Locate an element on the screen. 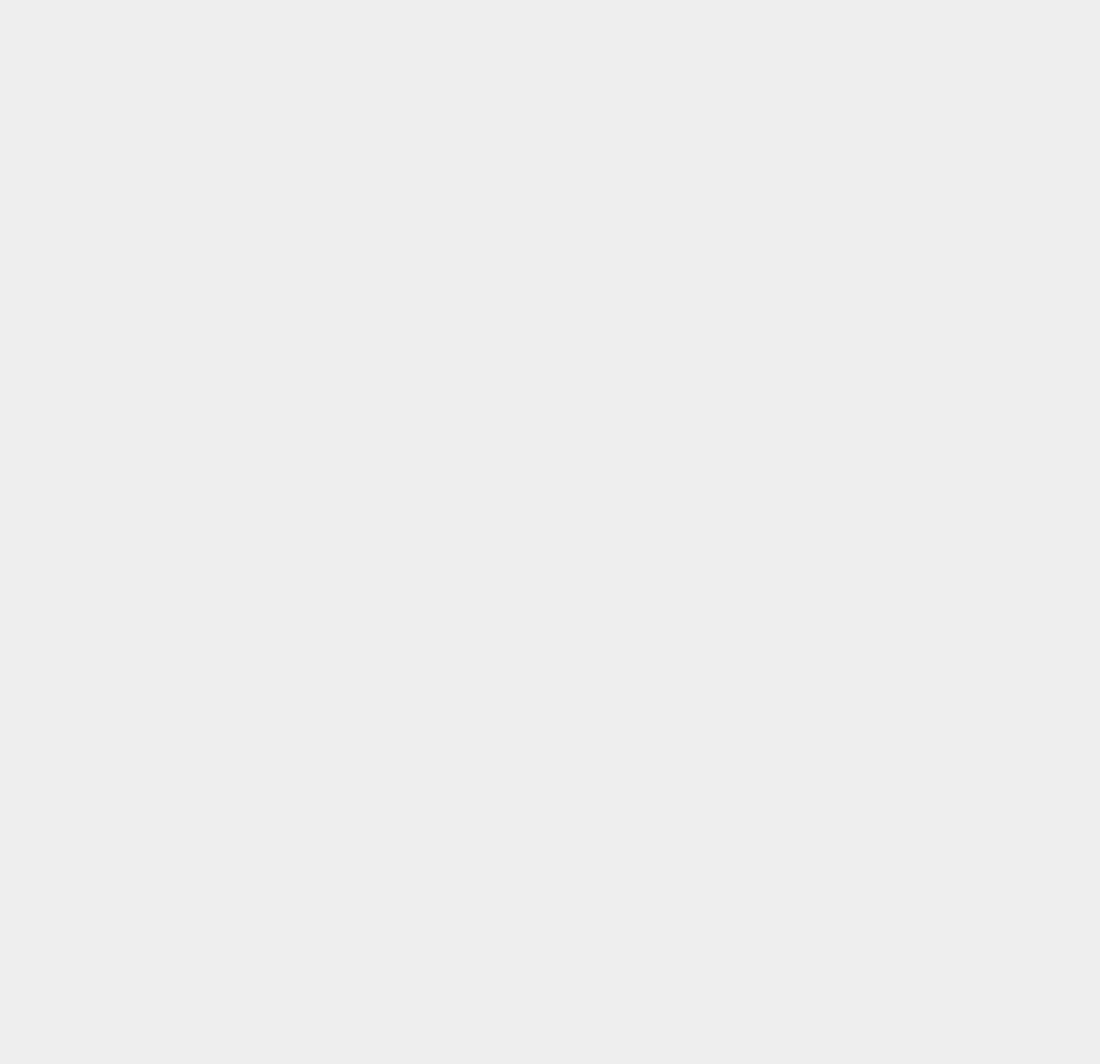  'USB Debugging' is located at coordinates (825, 584).